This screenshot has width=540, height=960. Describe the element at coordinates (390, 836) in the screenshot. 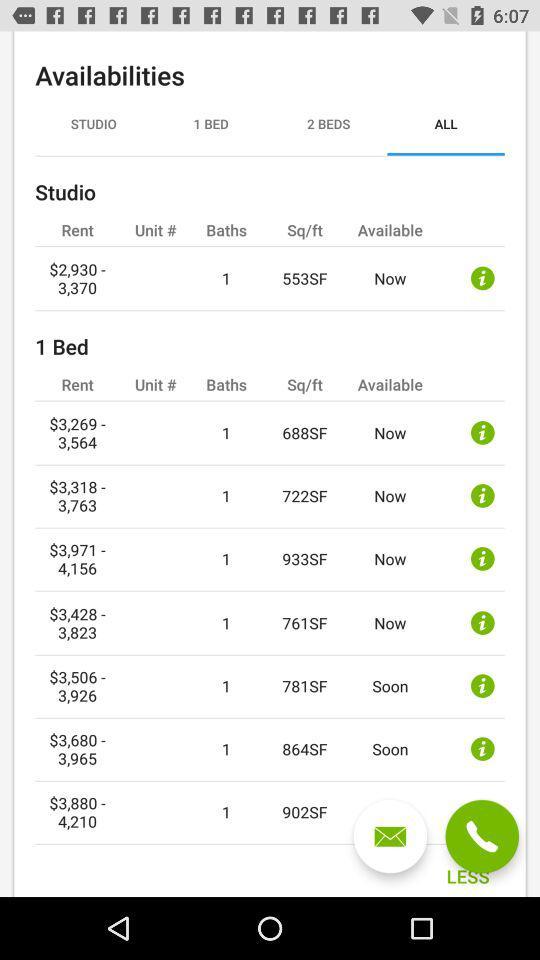

I see `the email icon` at that location.